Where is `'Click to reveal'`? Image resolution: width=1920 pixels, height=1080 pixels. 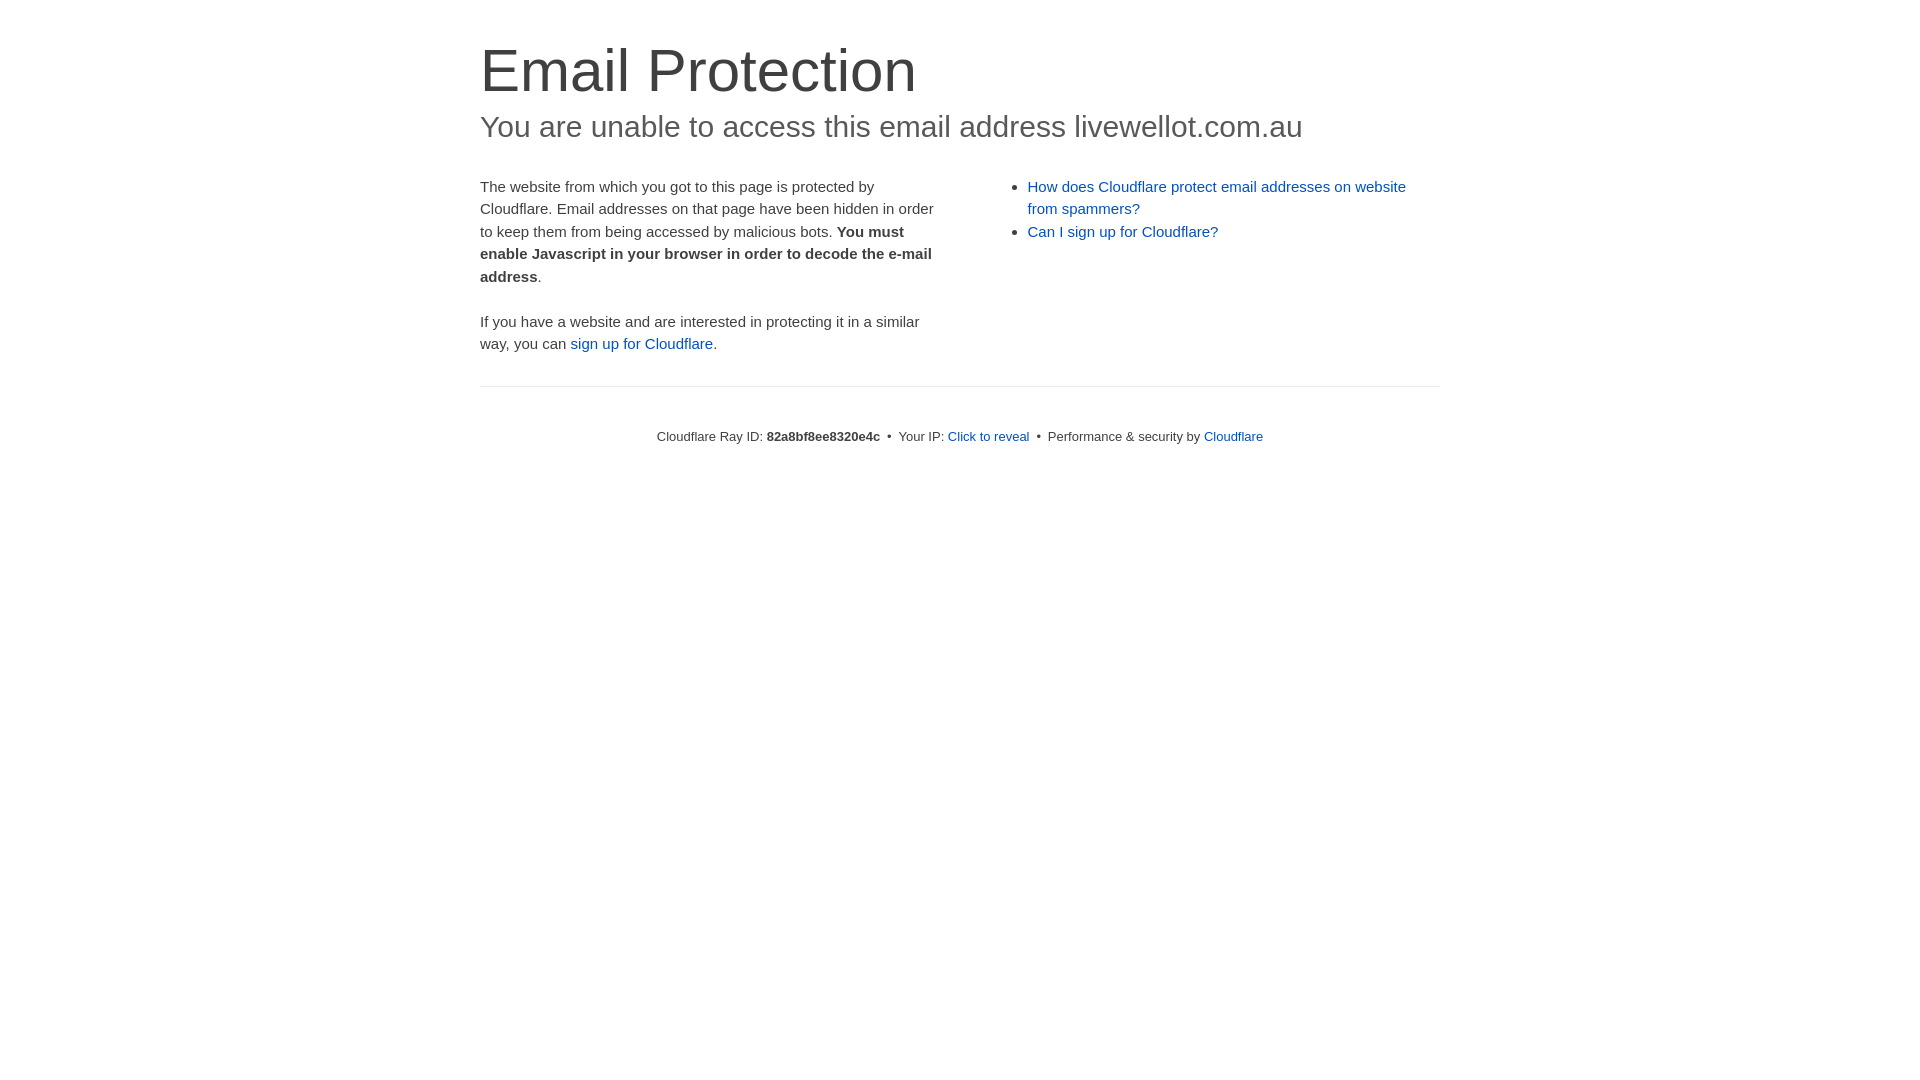 'Click to reveal' is located at coordinates (988, 435).